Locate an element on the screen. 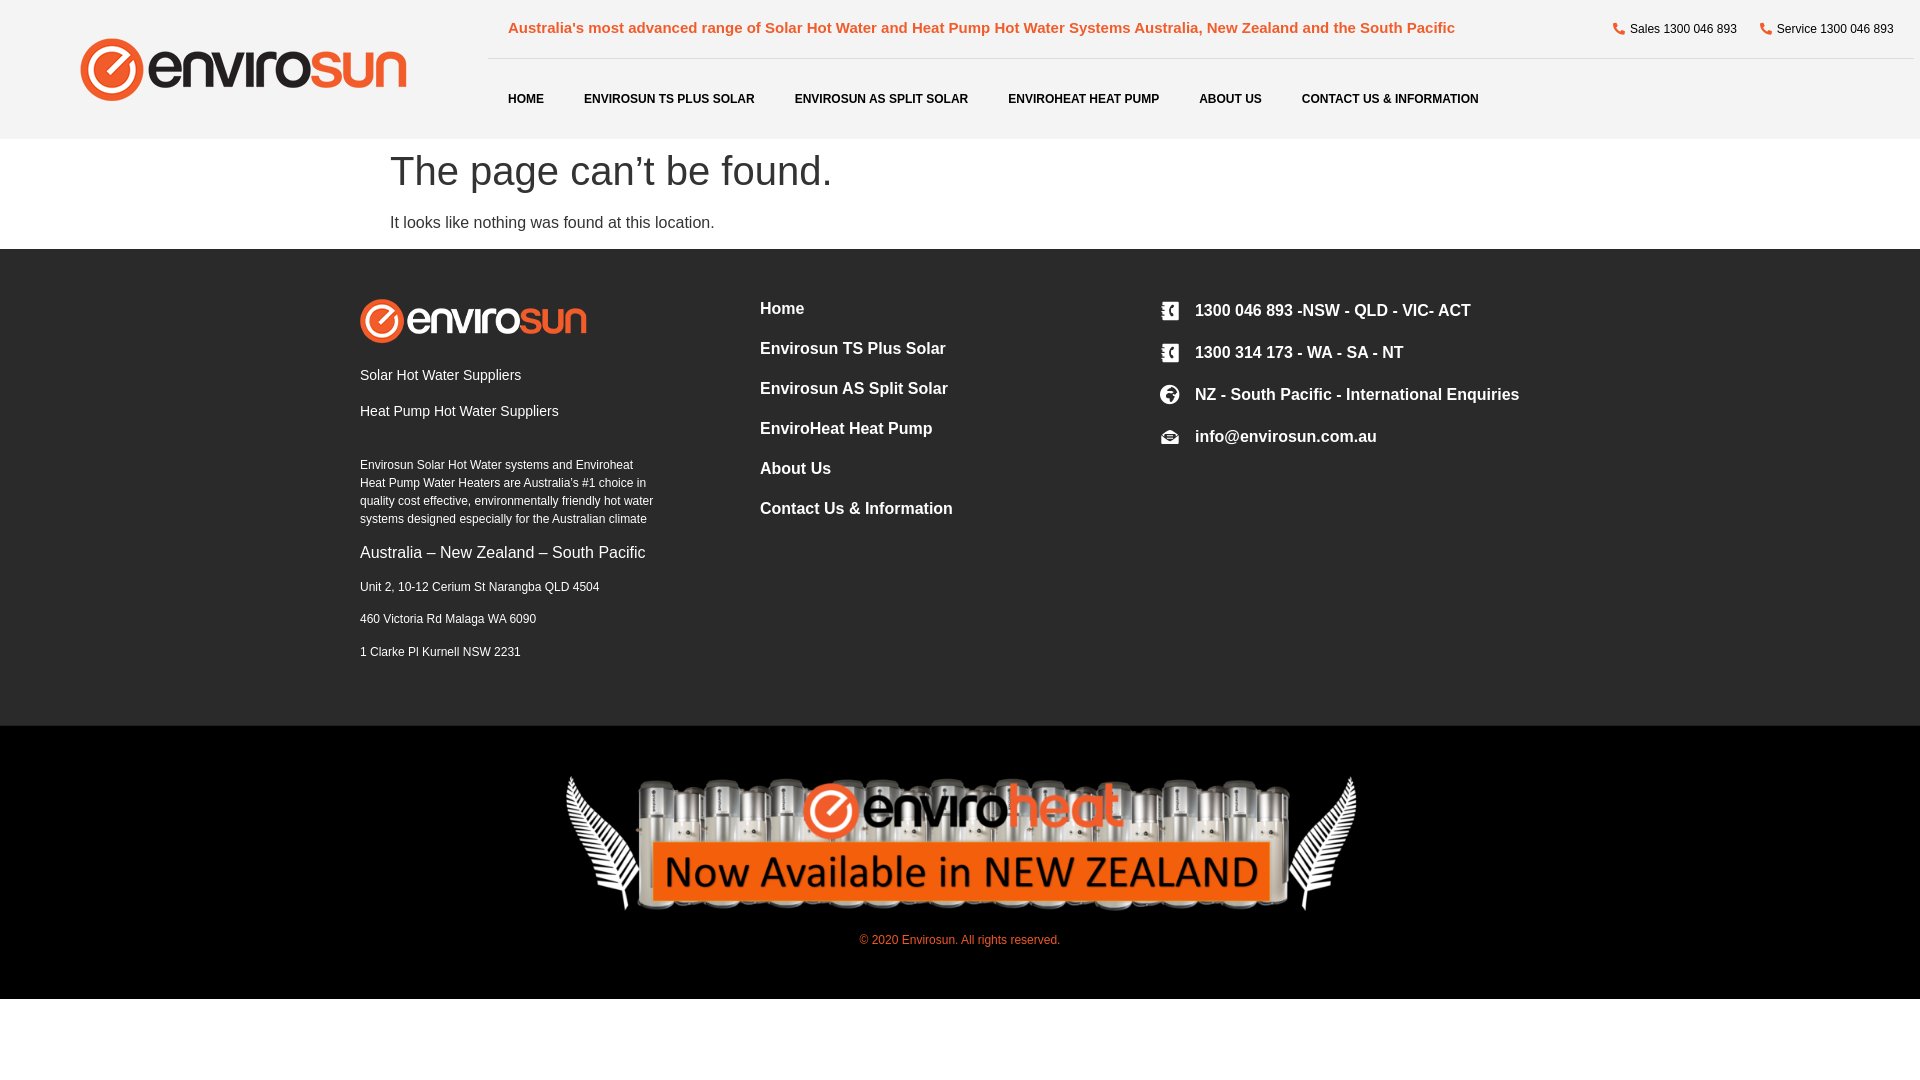  '1300 046 893 -NSW - QLD - VIC- ACT' is located at coordinates (1359, 311).